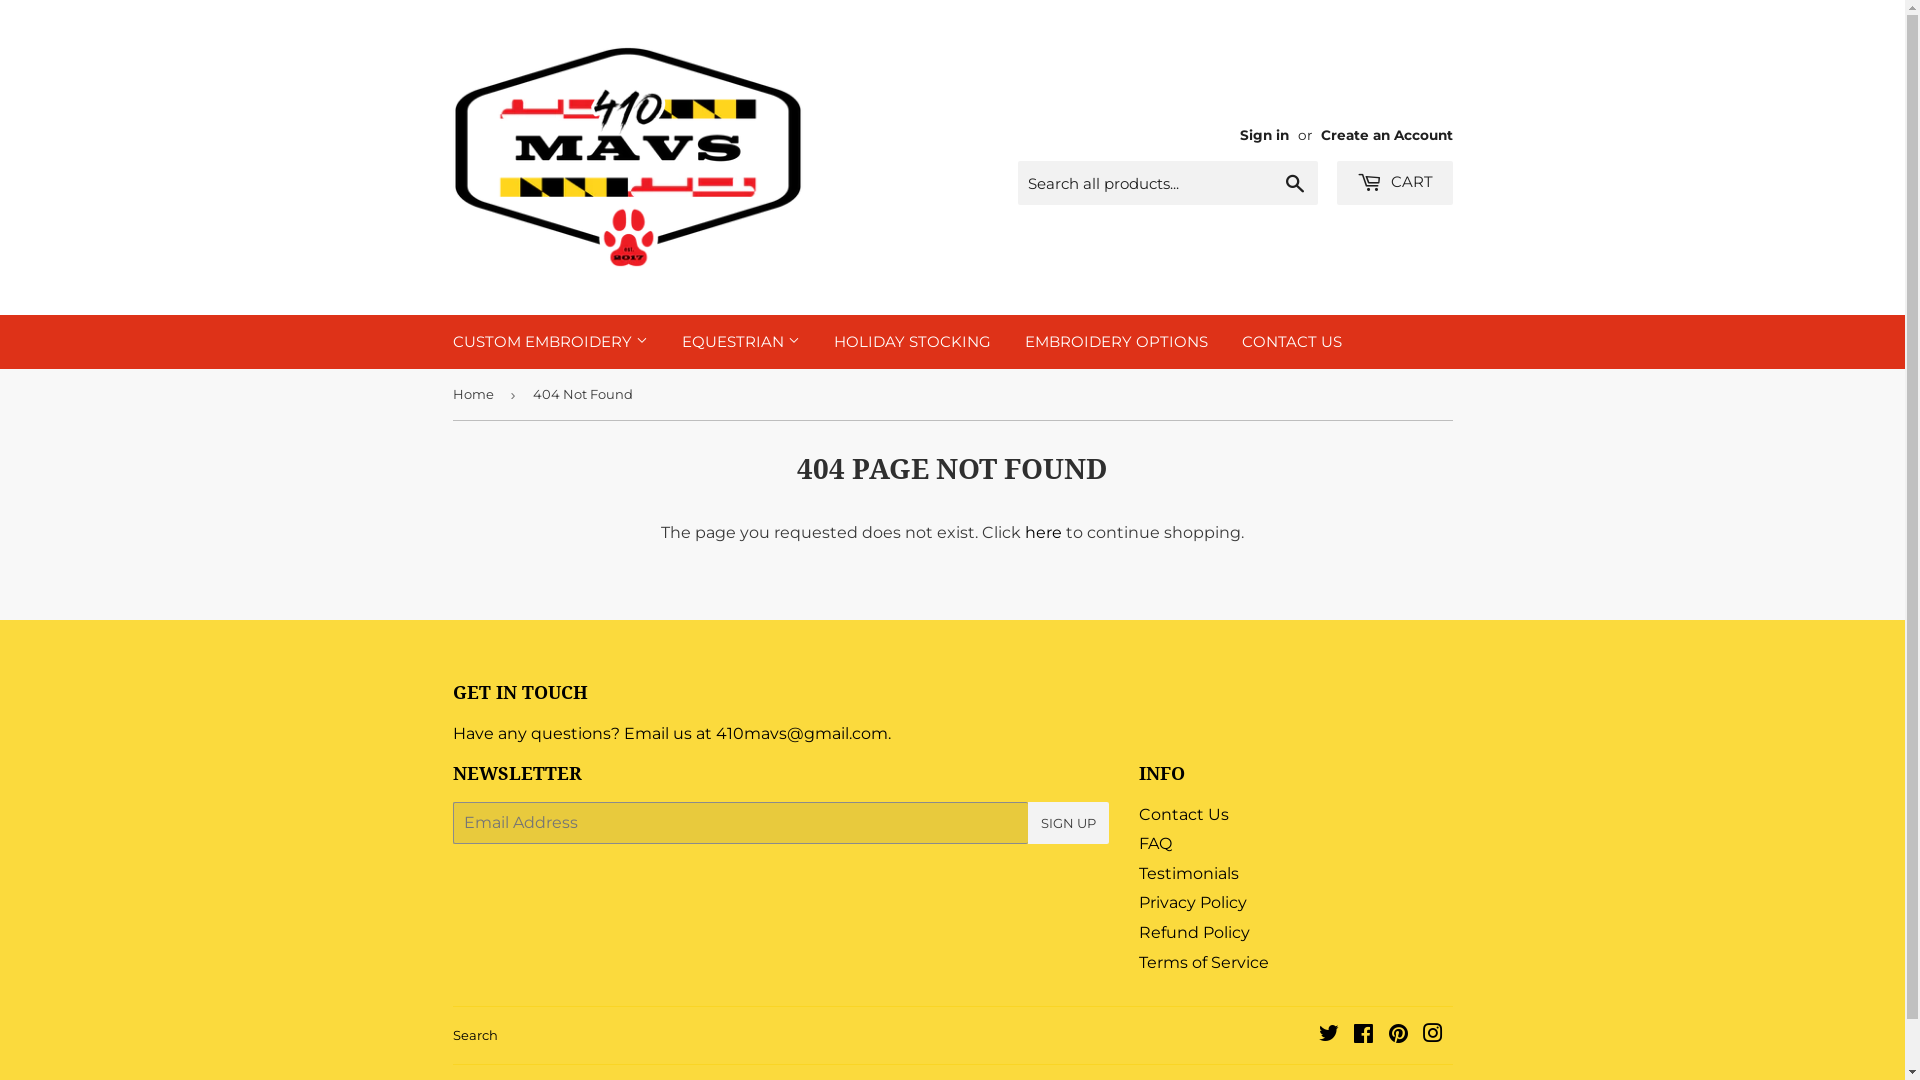  Describe the element at coordinates (1392, 182) in the screenshot. I see `'CART'` at that location.